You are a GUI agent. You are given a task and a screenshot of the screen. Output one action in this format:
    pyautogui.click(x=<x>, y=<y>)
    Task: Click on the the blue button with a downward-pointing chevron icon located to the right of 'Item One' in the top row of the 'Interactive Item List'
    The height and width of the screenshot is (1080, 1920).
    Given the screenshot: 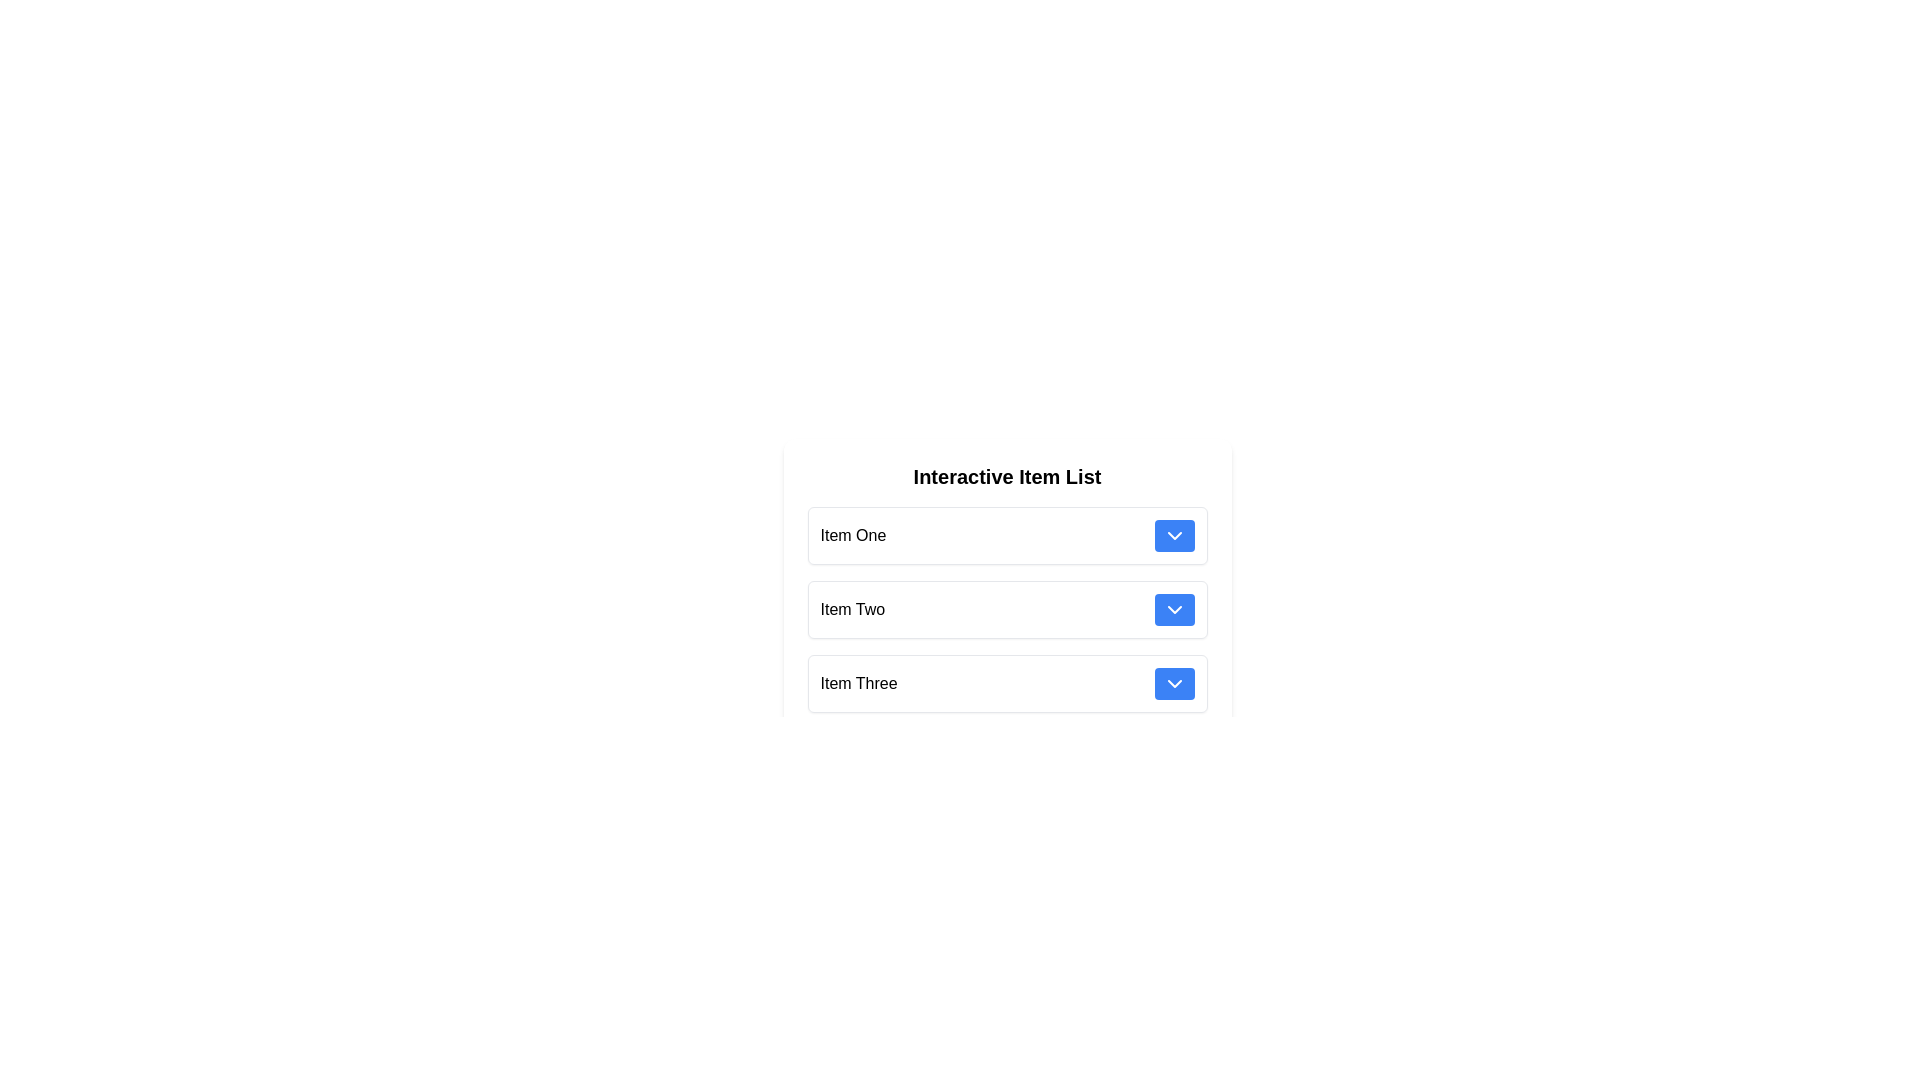 What is the action you would take?
    pyautogui.click(x=1174, y=535)
    